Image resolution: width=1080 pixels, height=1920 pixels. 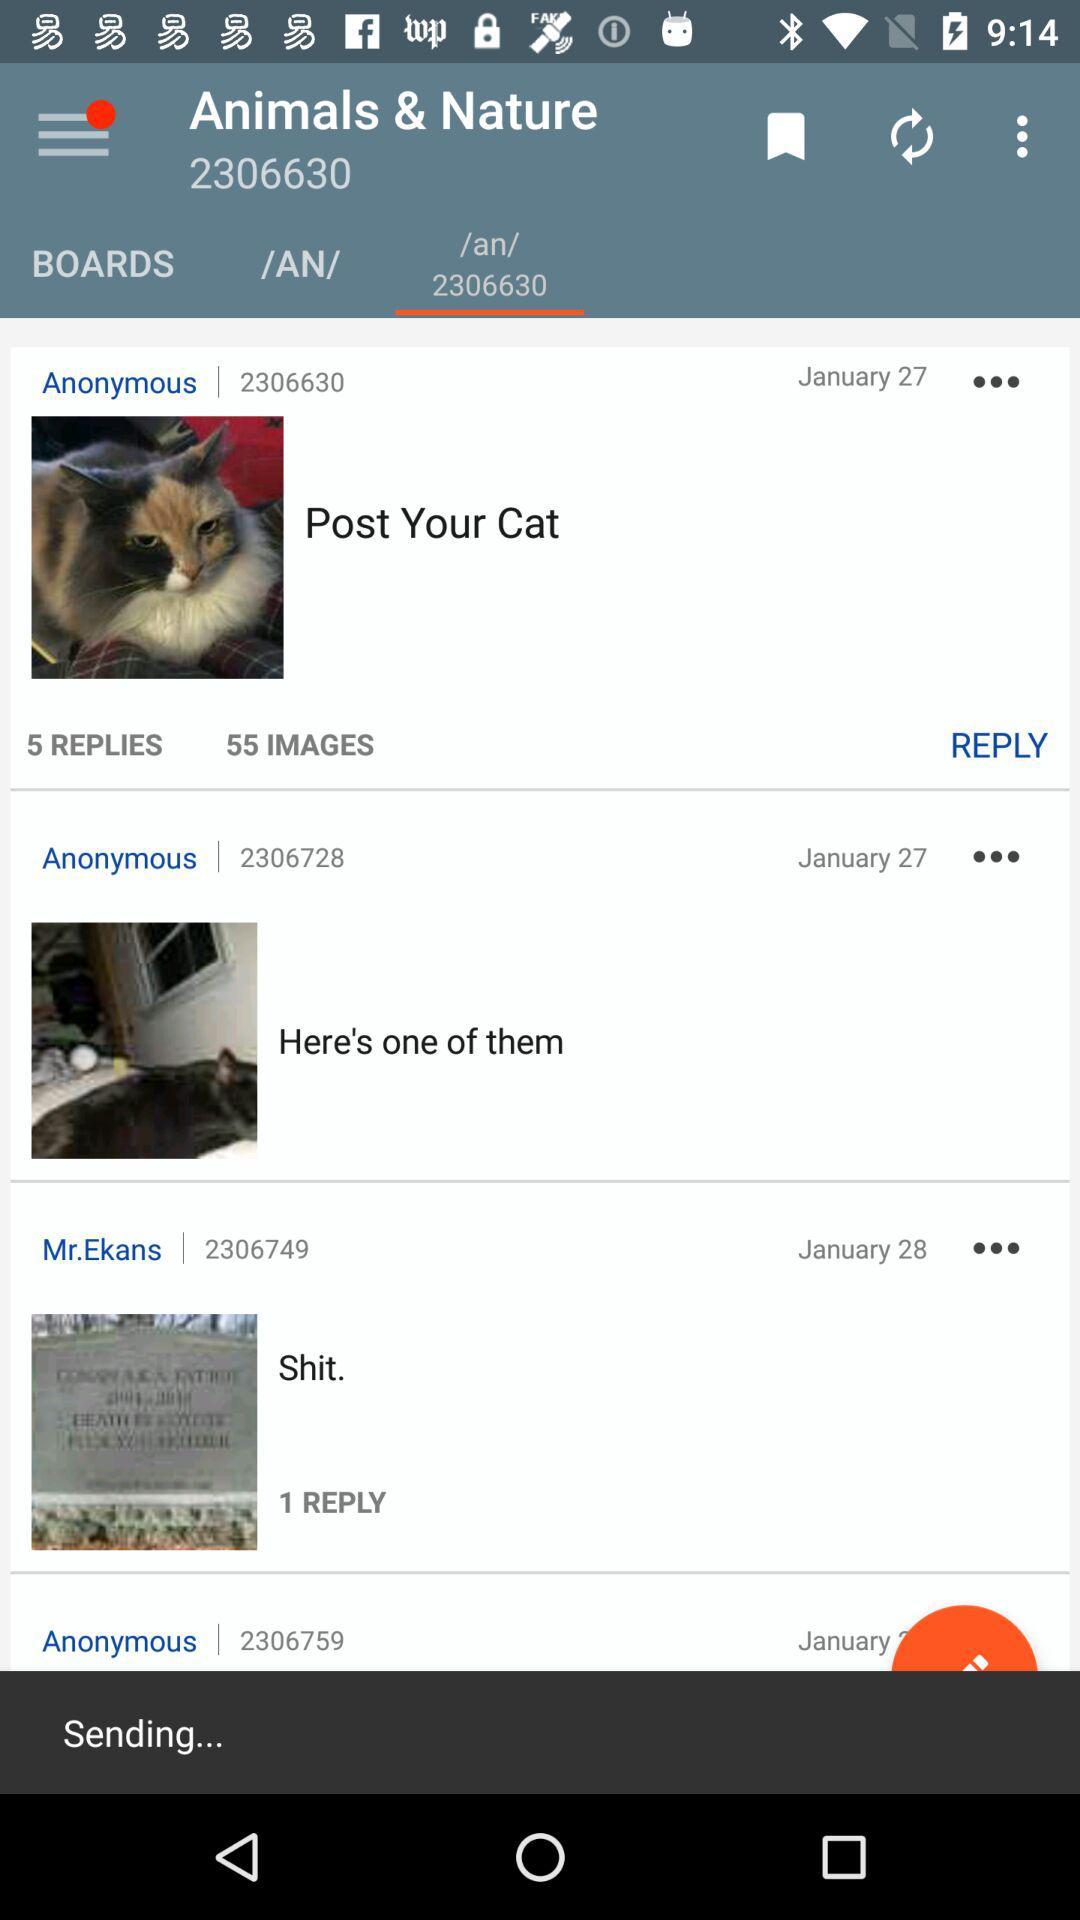 What do you see at coordinates (420, 1040) in the screenshot?
I see `the item at the center` at bounding box center [420, 1040].